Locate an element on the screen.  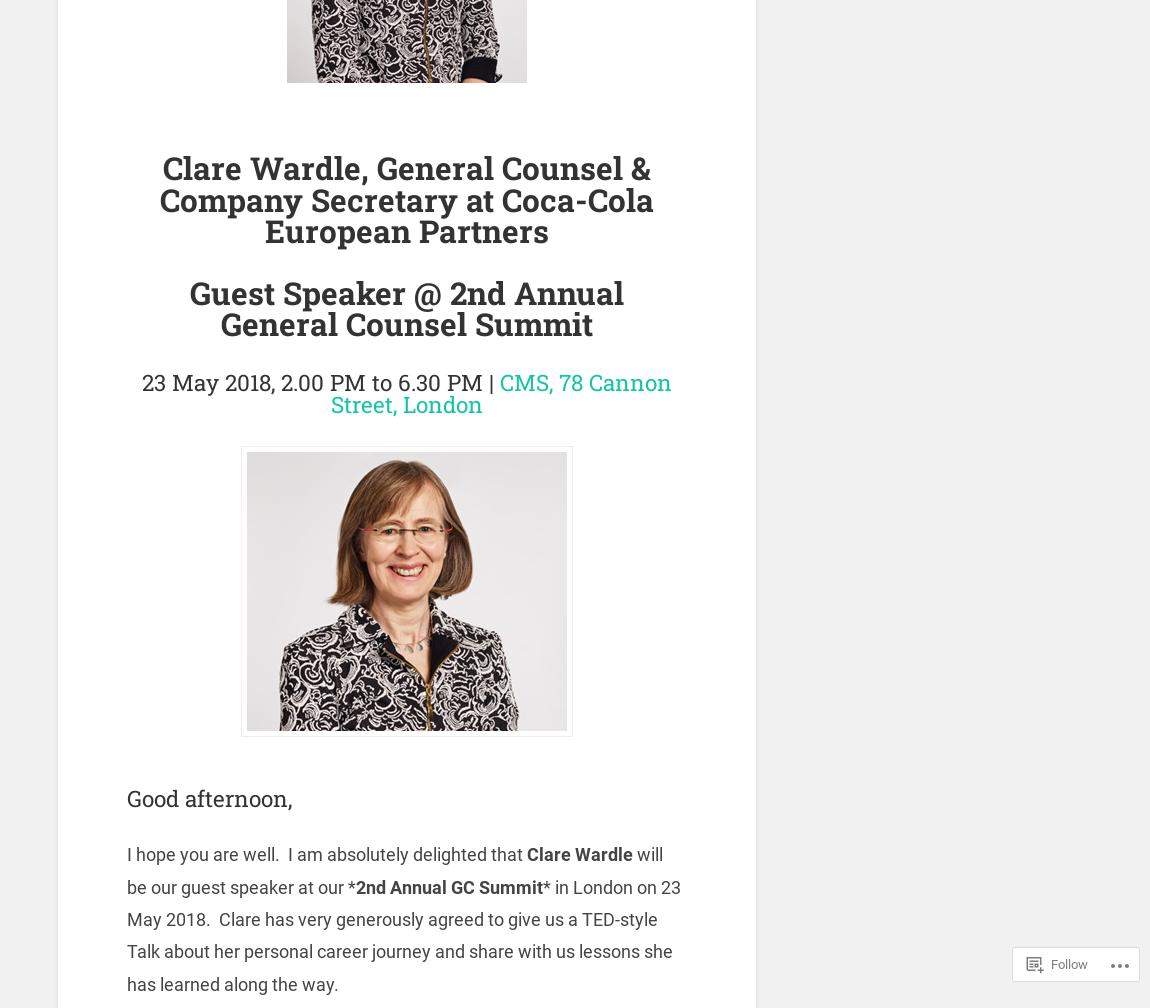
'Good afternoon,' is located at coordinates (208, 797).